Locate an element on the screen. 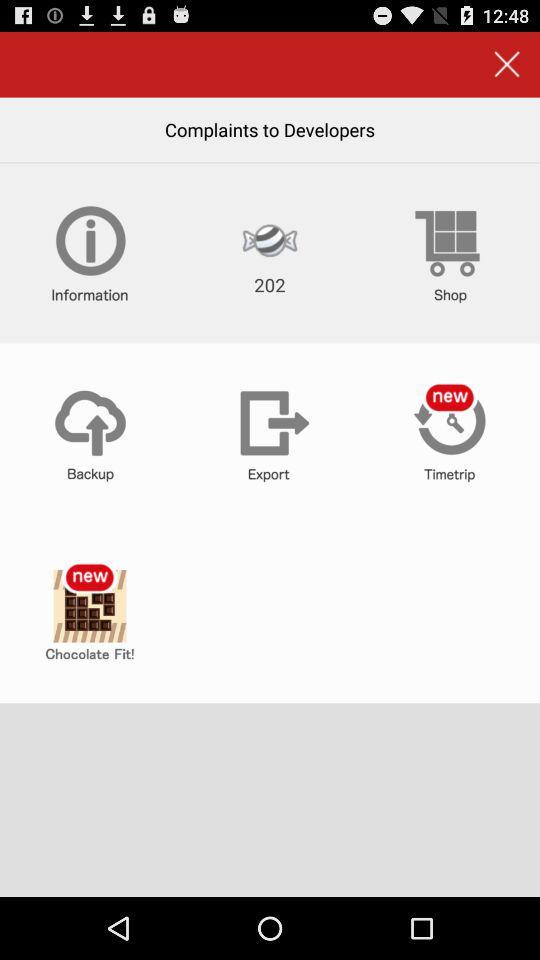 This screenshot has width=540, height=960. backup data is located at coordinates (89, 433).